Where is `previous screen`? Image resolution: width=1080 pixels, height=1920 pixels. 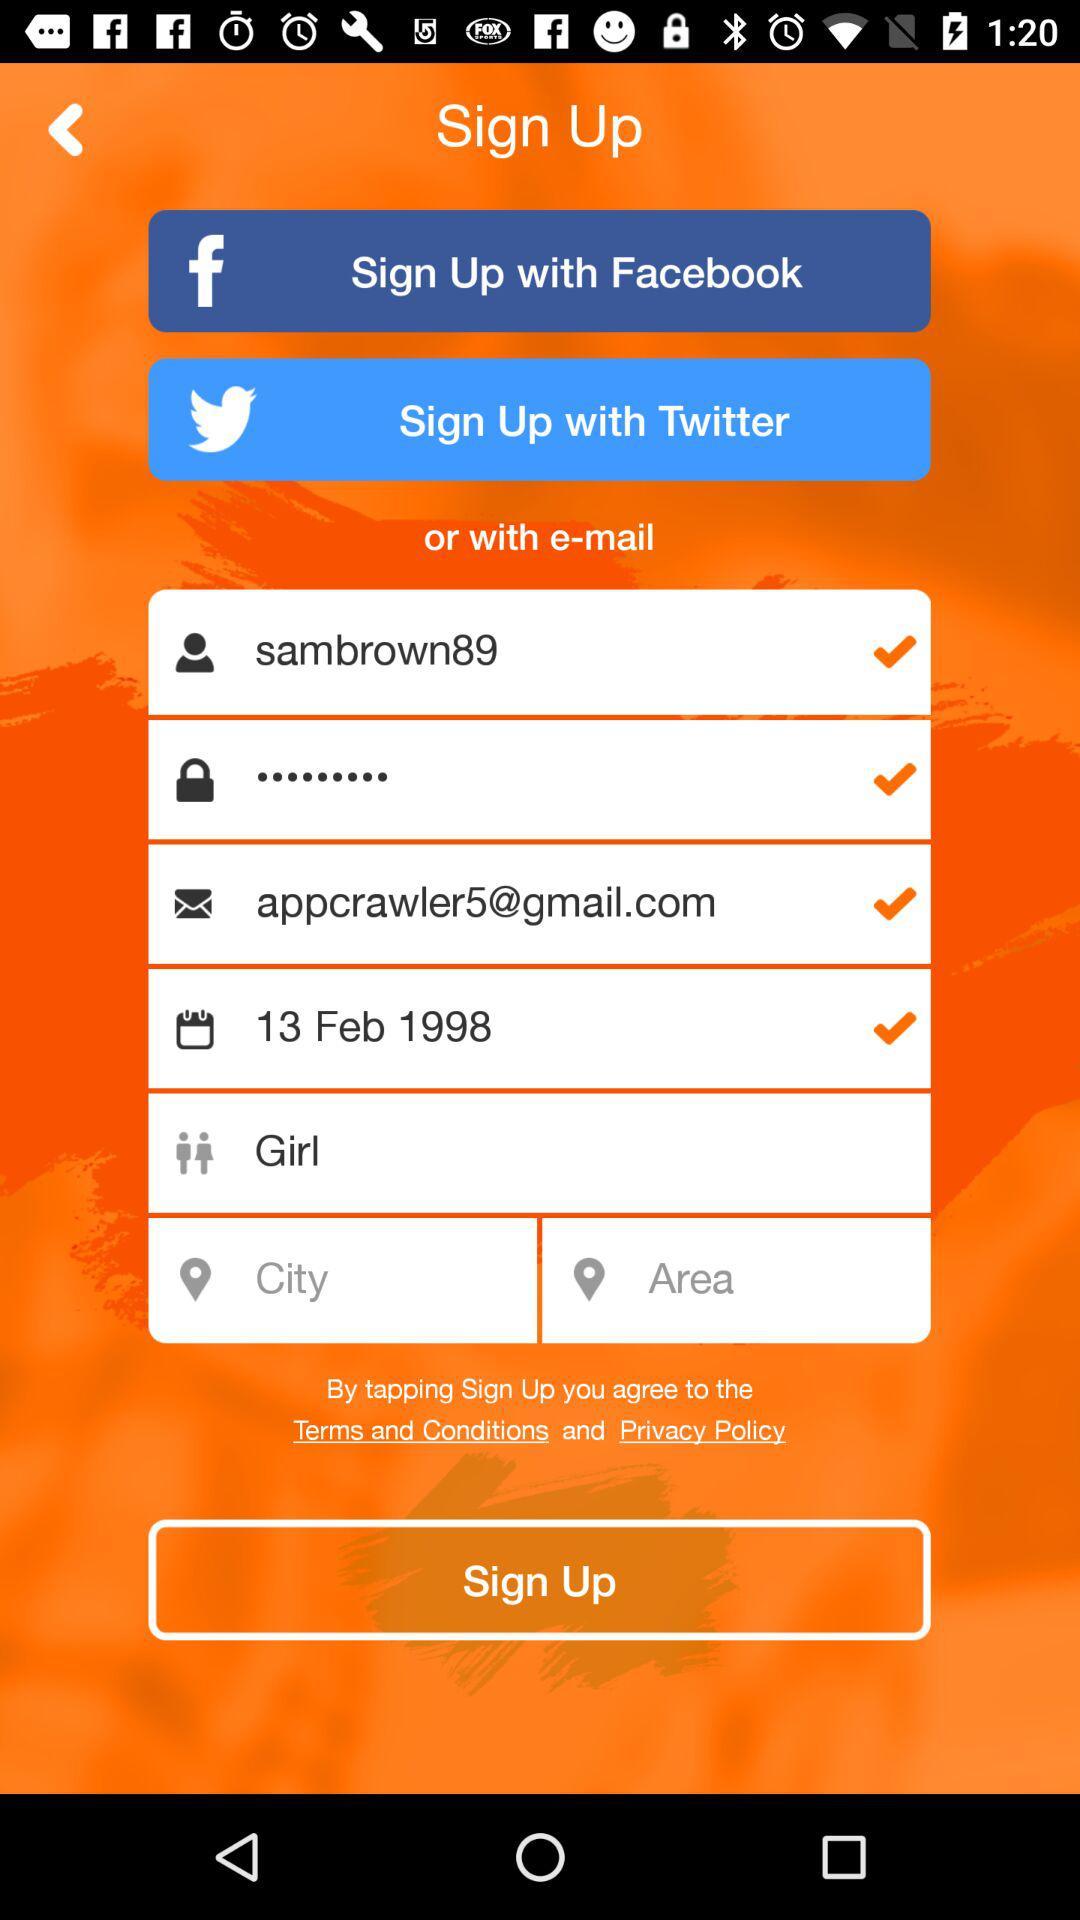 previous screen is located at coordinates (65, 128).